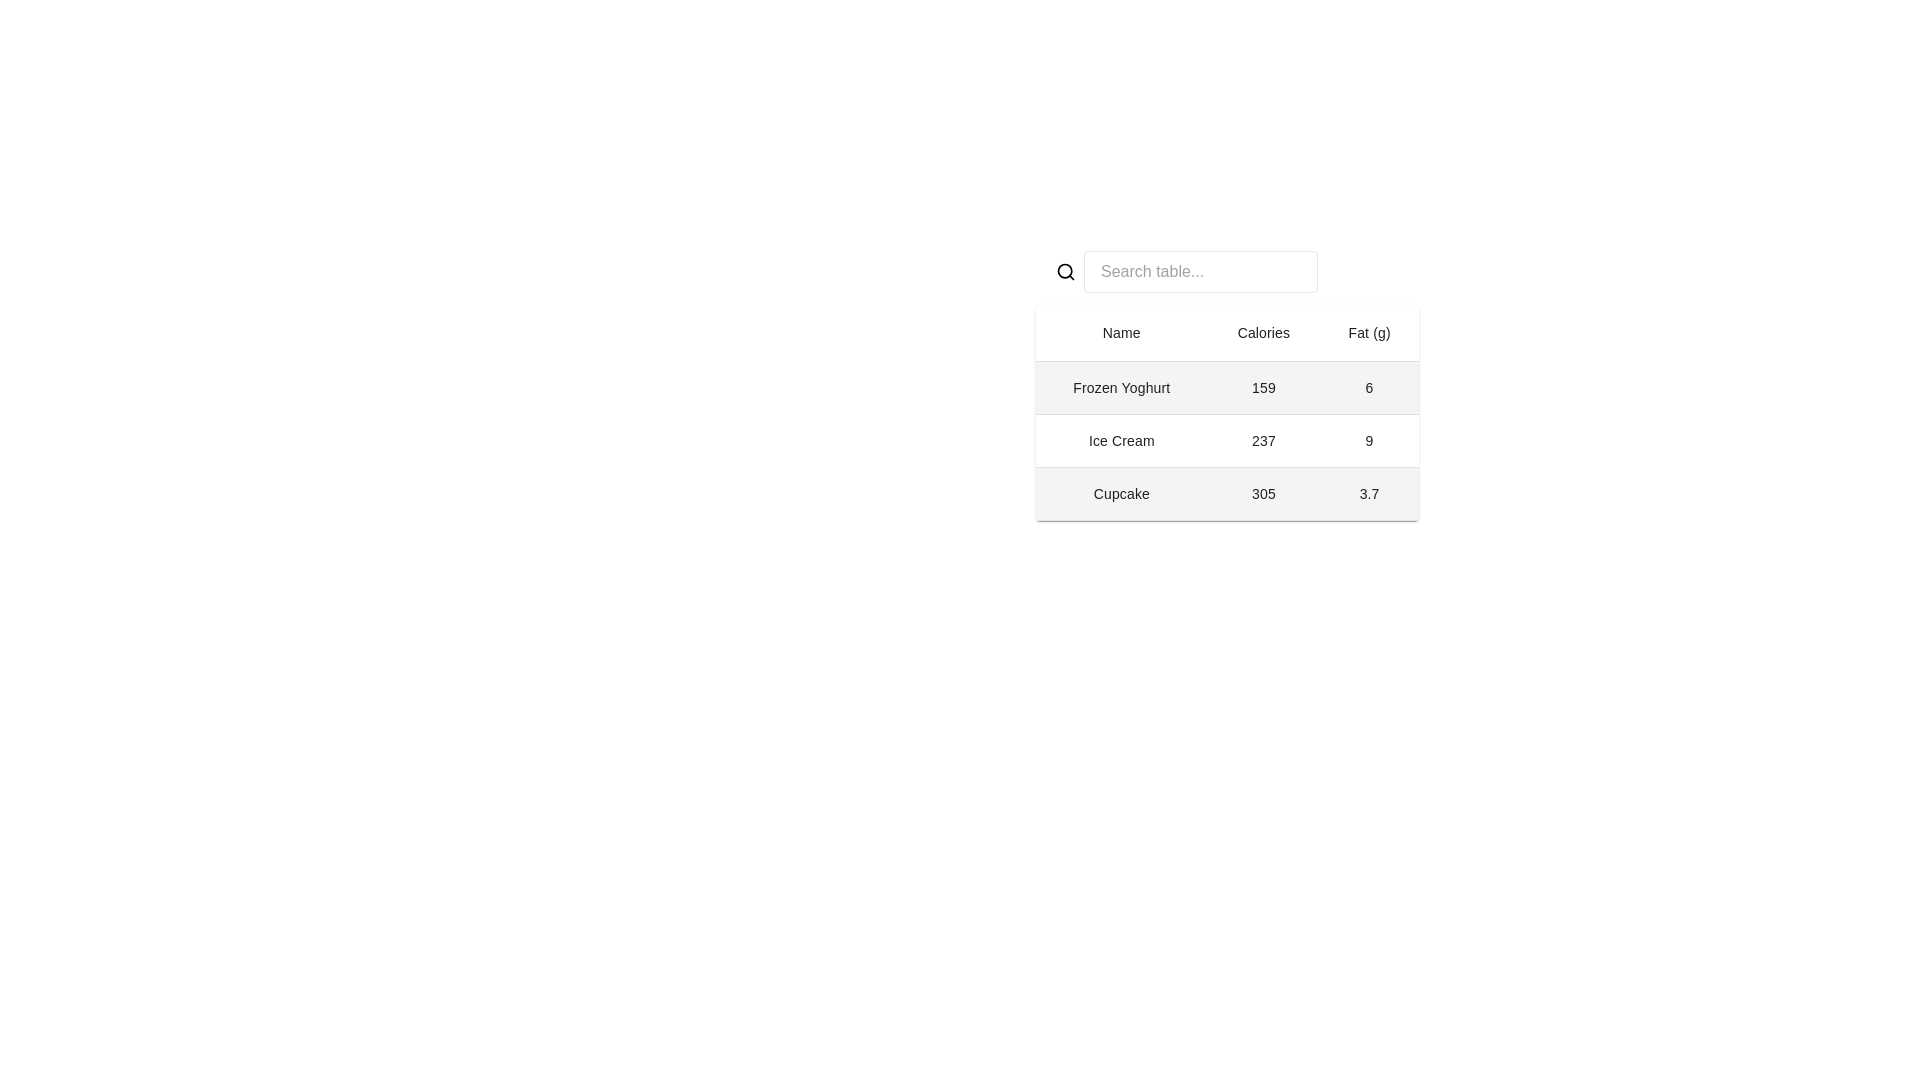 The image size is (1920, 1080). What do you see at coordinates (1064, 272) in the screenshot?
I see `the search icon that visually indicates the search functionality next to the input box with the placeholder 'Search table...'` at bounding box center [1064, 272].